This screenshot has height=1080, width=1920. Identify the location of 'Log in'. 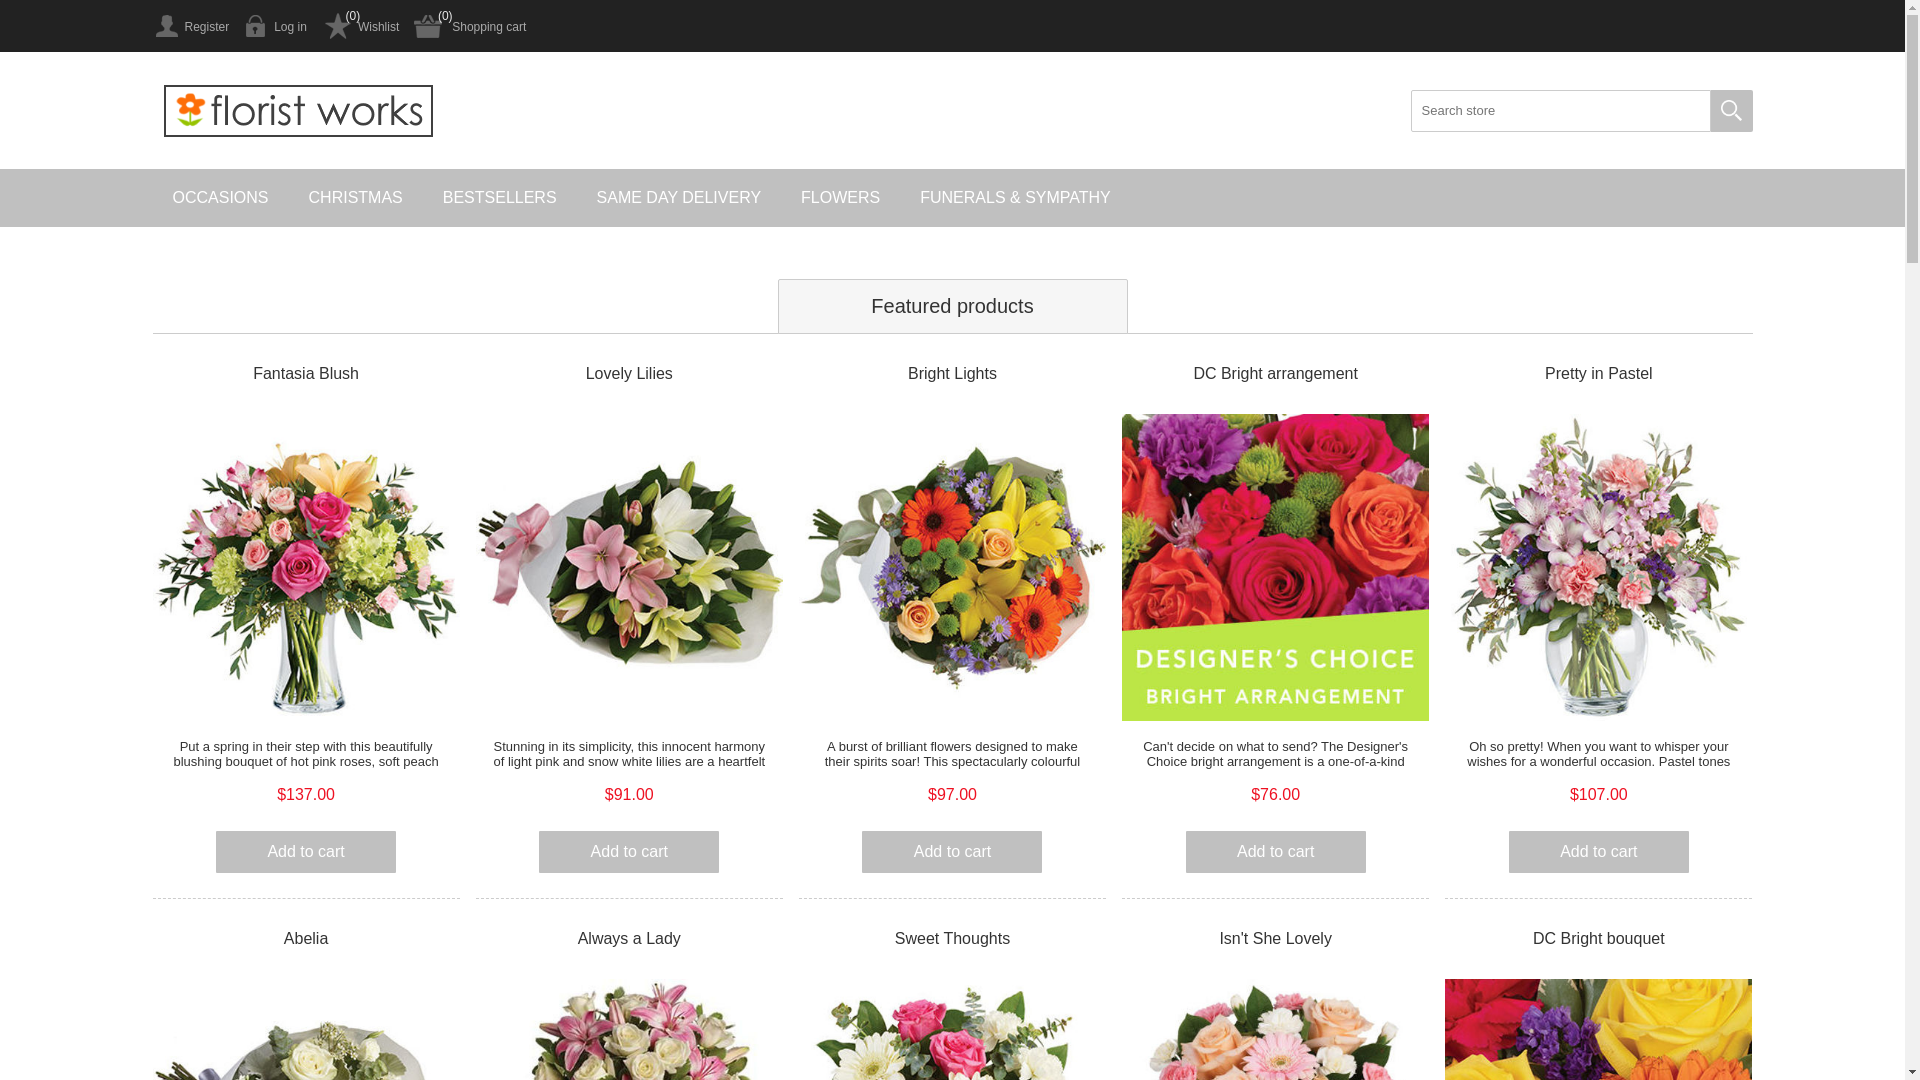
(274, 26).